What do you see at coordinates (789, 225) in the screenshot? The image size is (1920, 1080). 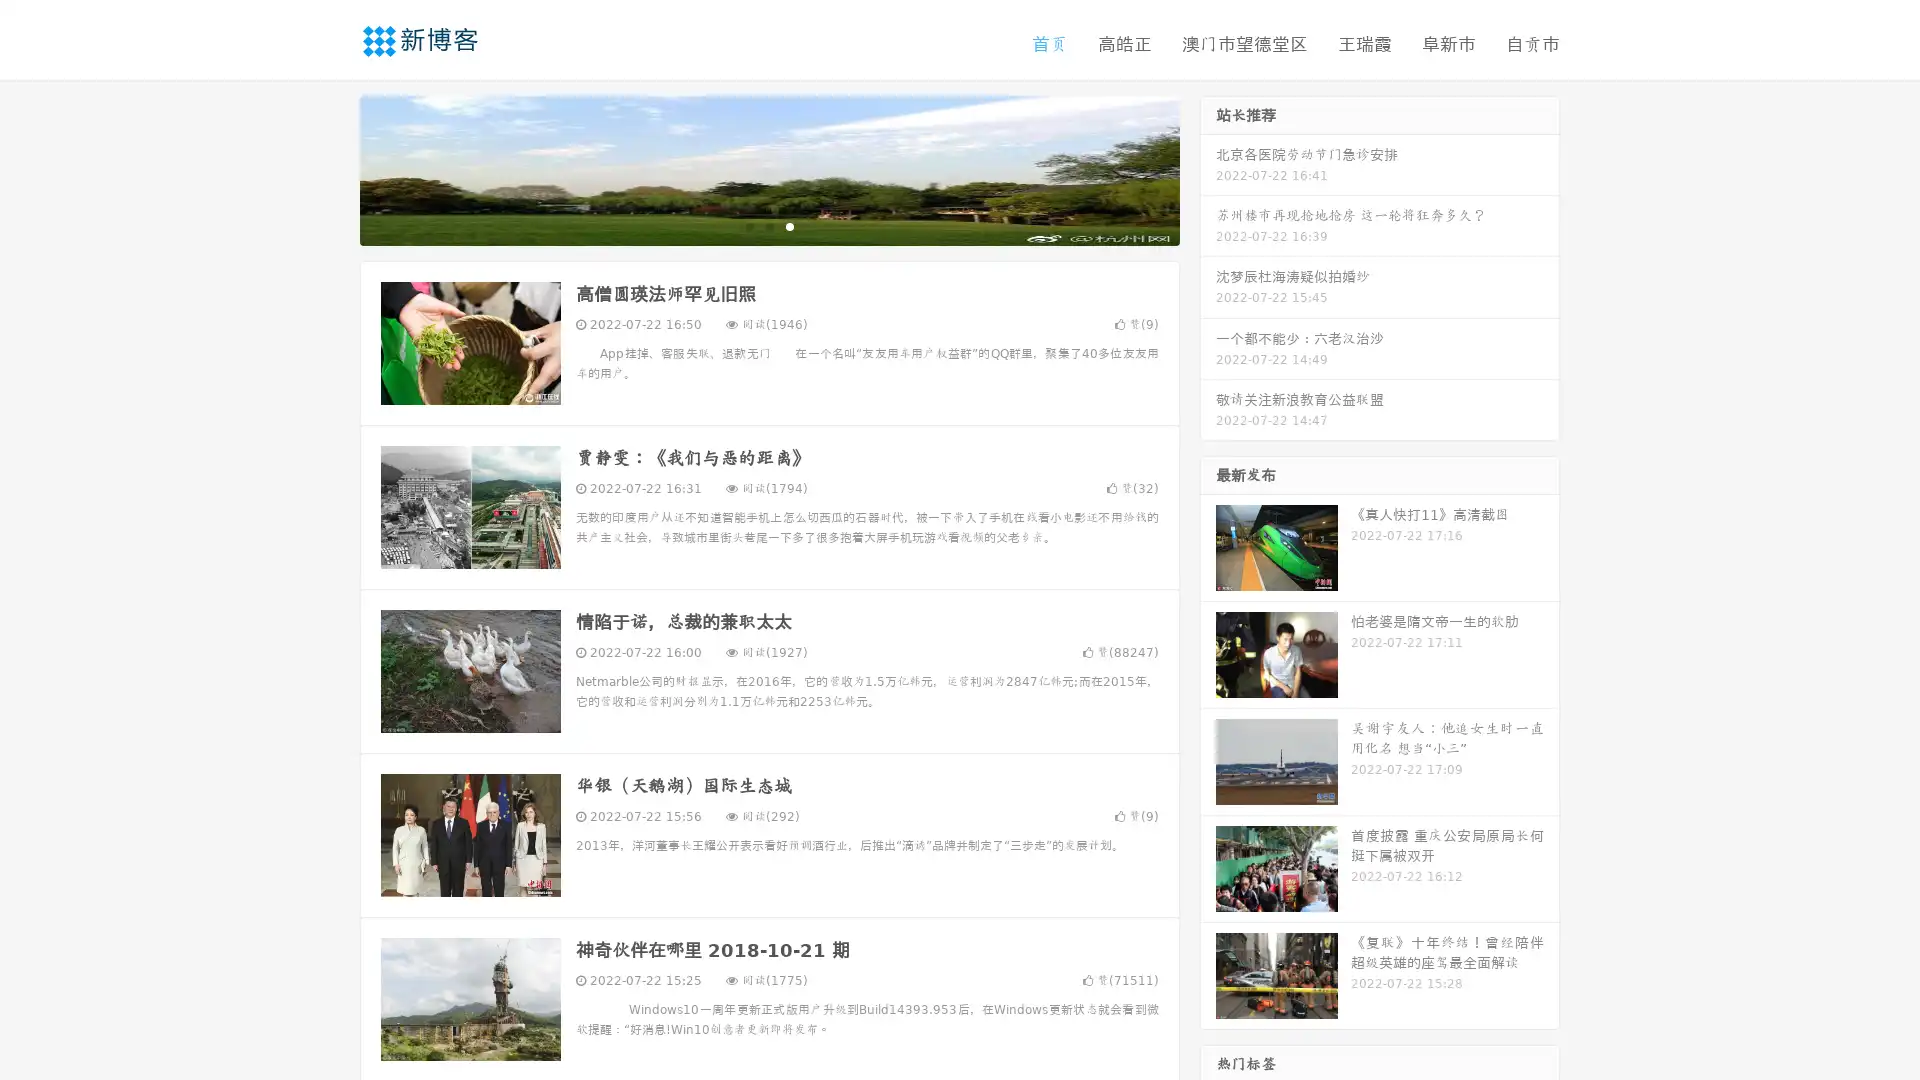 I see `Go to slide 3` at bounding box center [789, 225].